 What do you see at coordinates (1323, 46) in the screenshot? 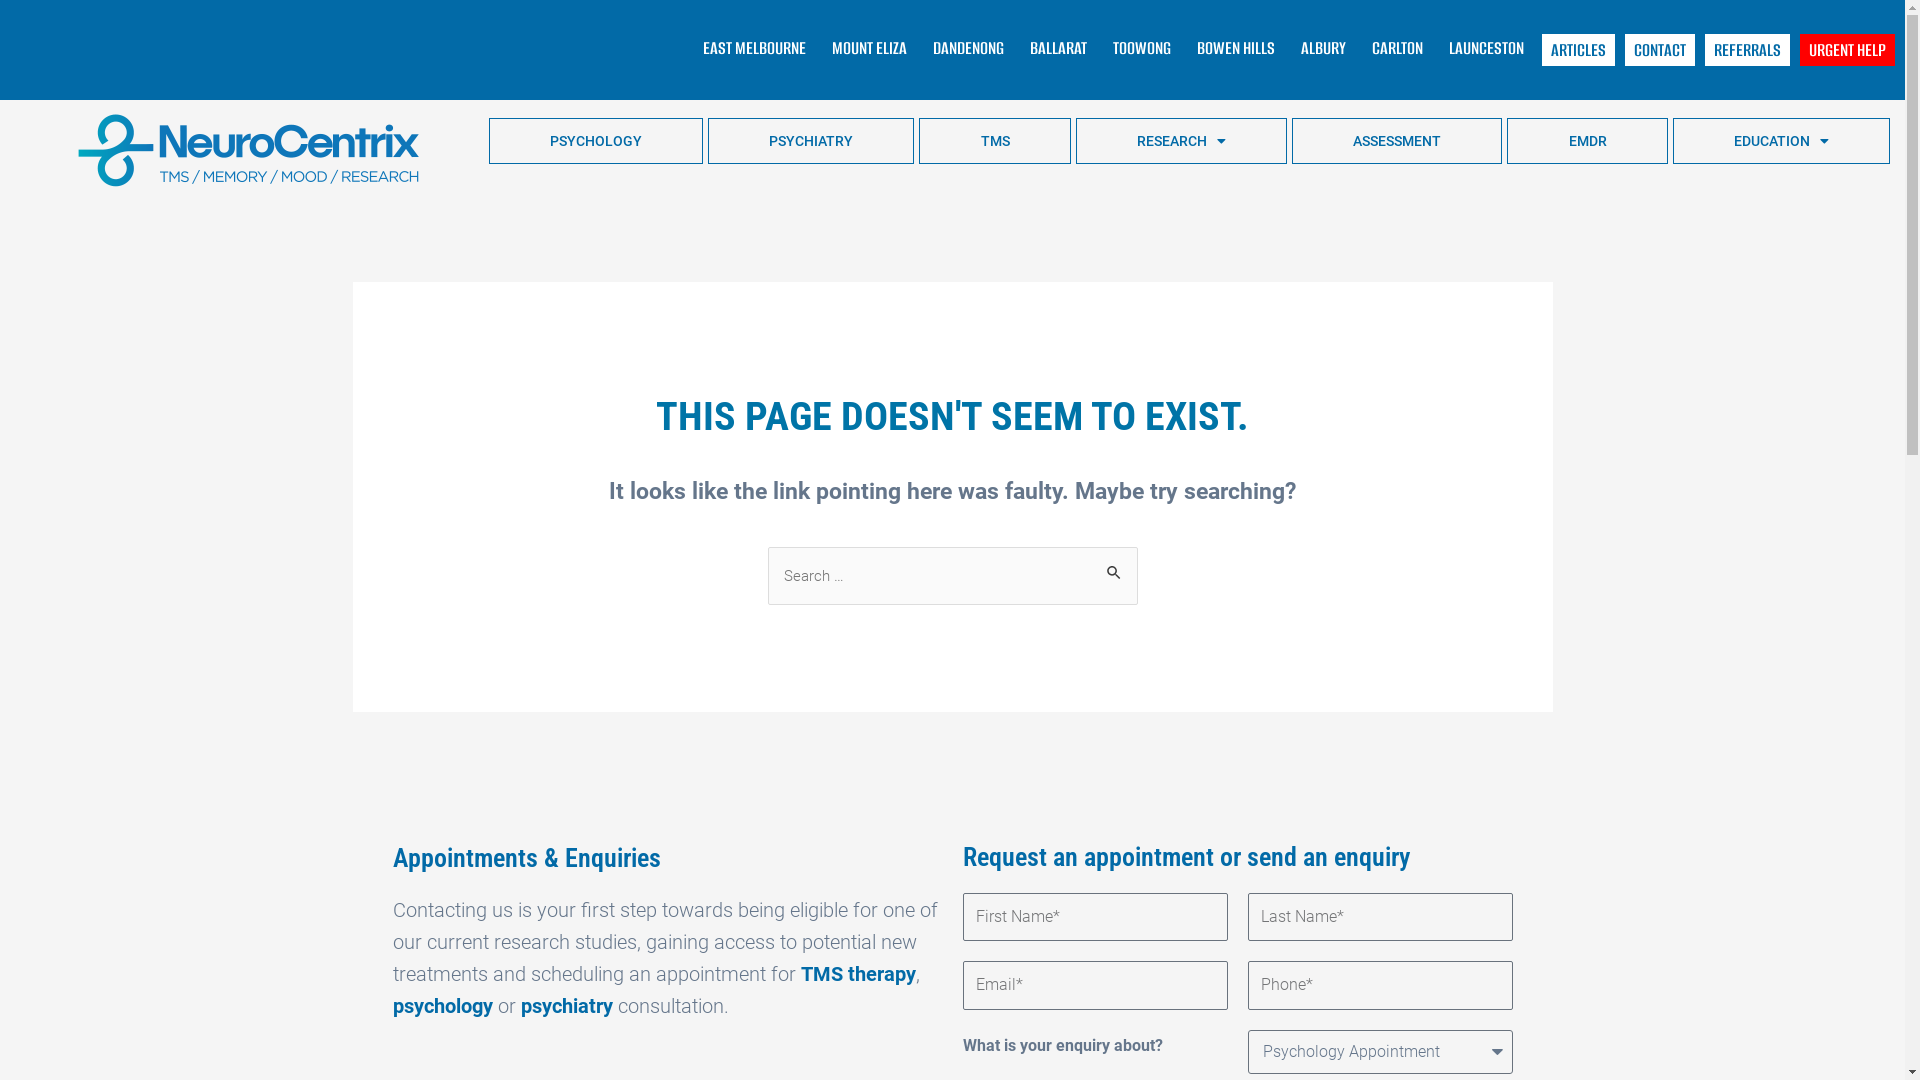
I see `'ALBURY'` at bounding box center [1323, 46].